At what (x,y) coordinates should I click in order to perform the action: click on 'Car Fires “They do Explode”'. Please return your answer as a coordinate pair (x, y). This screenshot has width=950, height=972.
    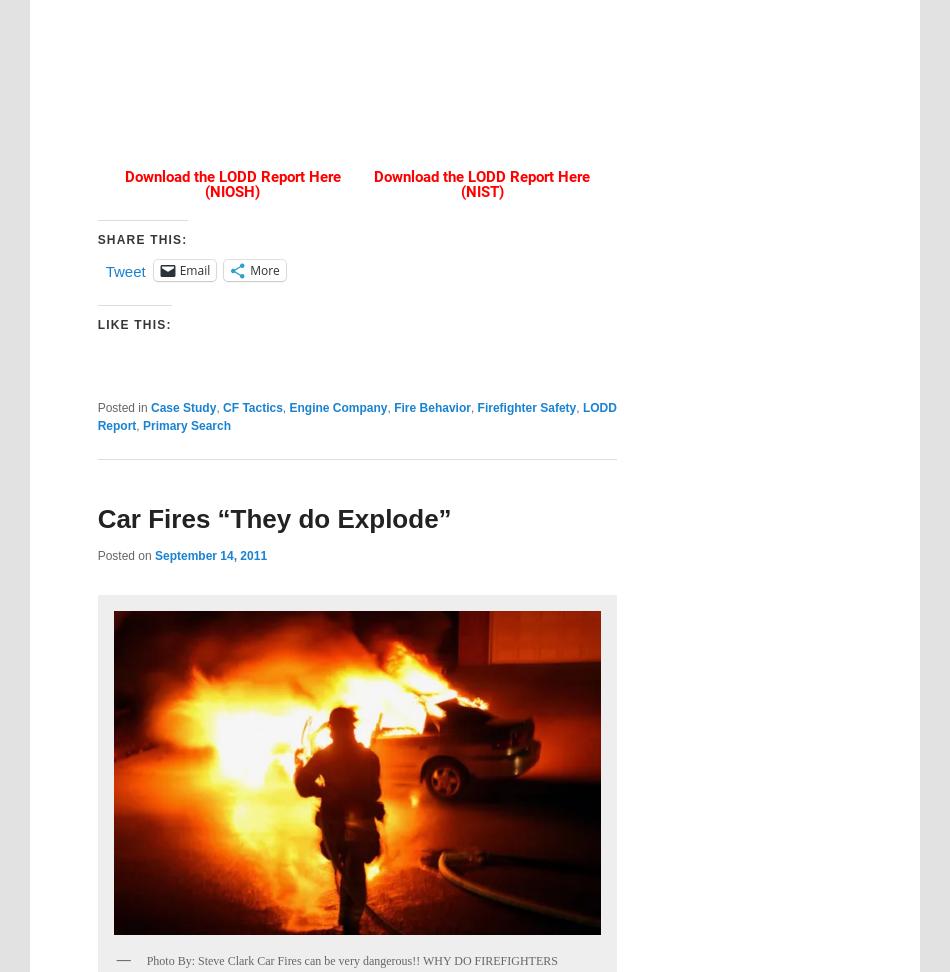
    Looking at the image, I should click on (96, 517).